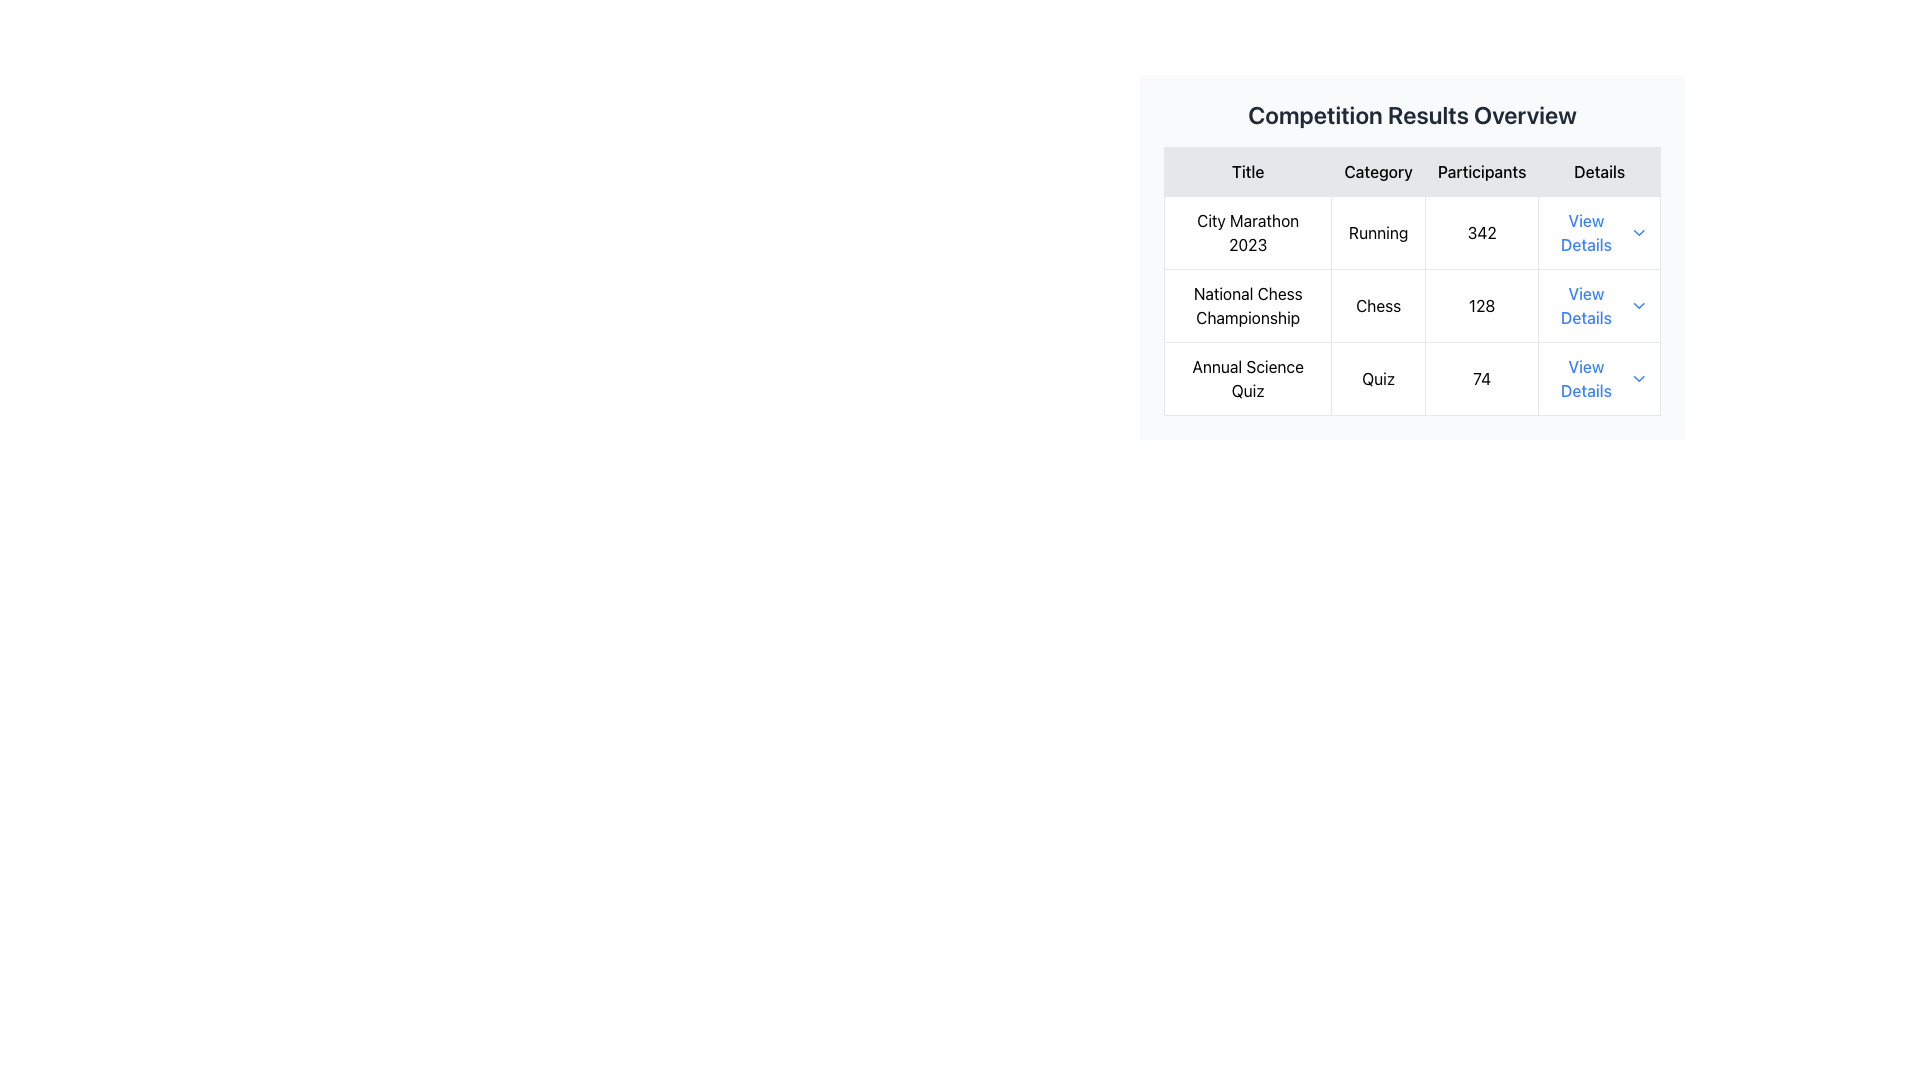 Image resolution: width=1920 pixels, height=1080 pixels. Describe the element at coordinates (1482, 378) in the screenshot. I see `the text displaying the number of participants for the 'Annual Science Quiz' event, located in the 'Participants' column of the table structure` at that location.